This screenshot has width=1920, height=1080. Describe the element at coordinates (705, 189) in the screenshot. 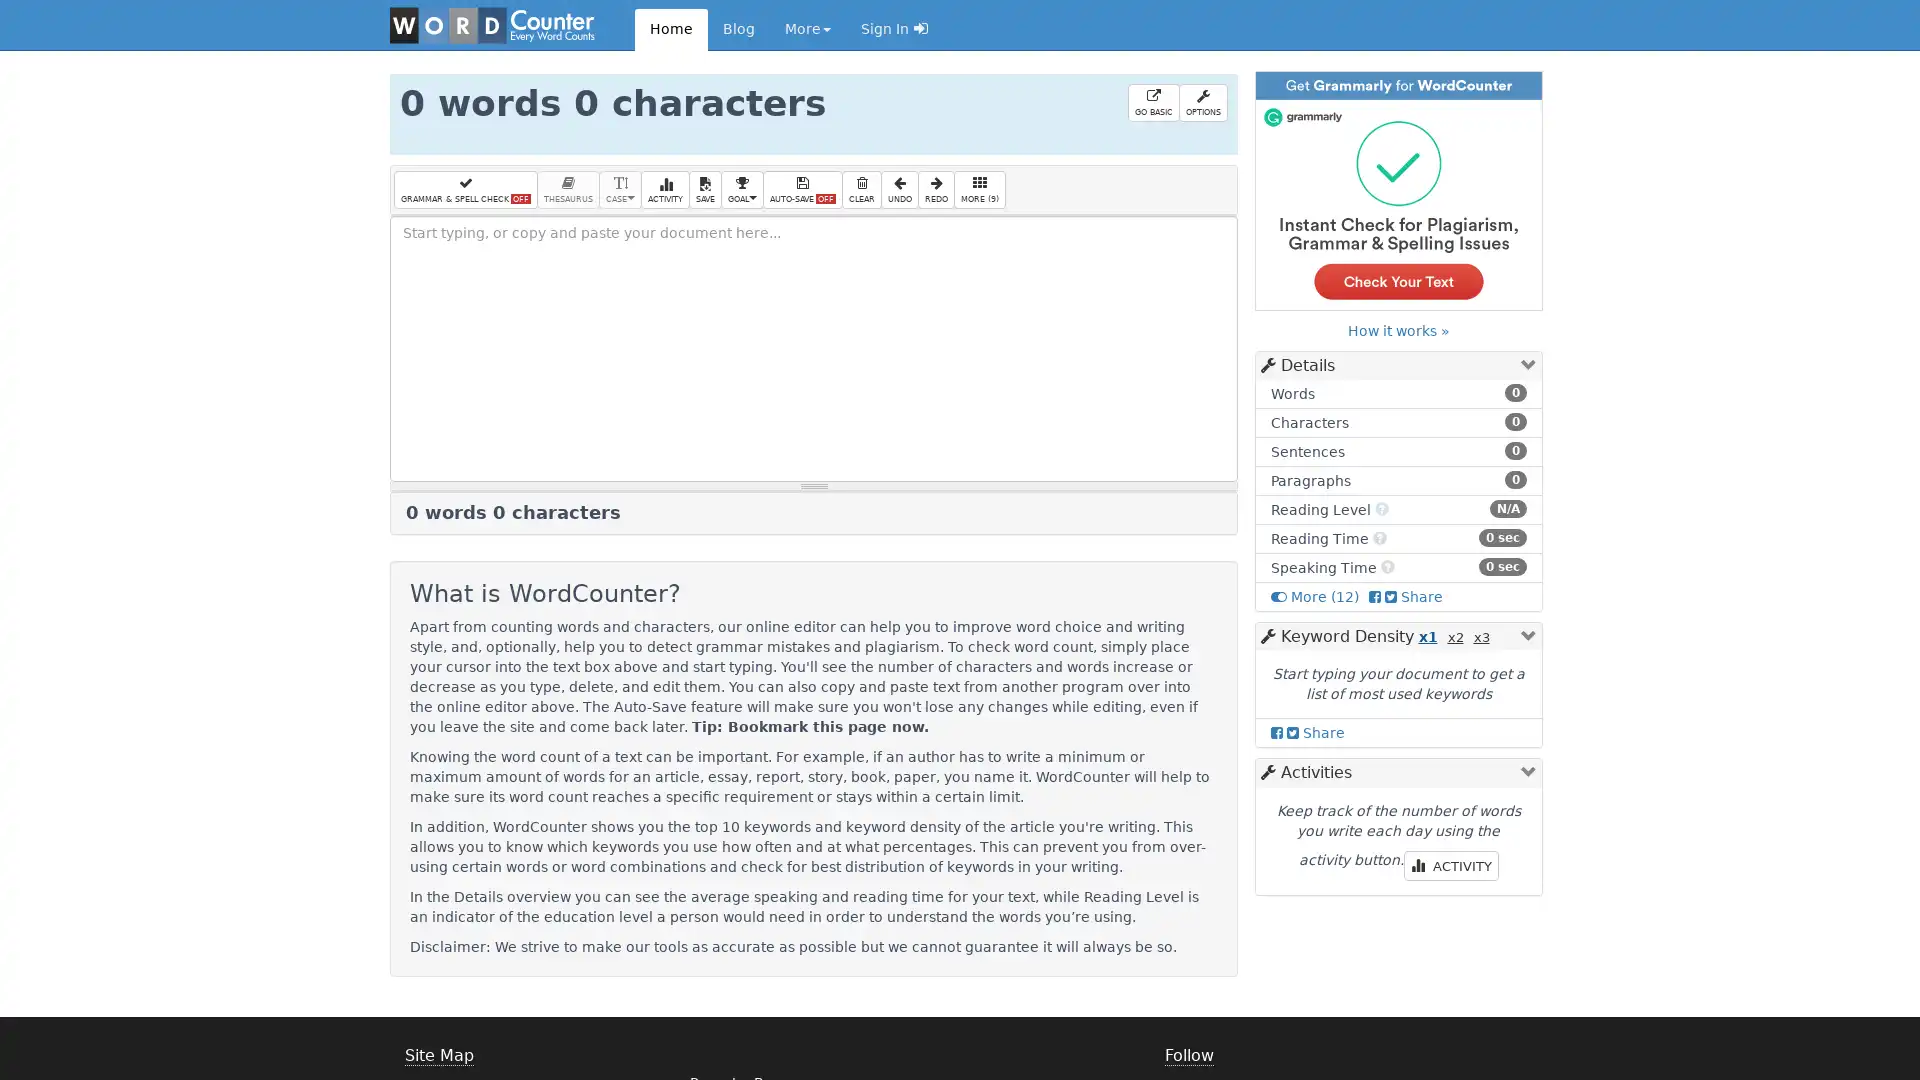

I see `SAVE` at that location.